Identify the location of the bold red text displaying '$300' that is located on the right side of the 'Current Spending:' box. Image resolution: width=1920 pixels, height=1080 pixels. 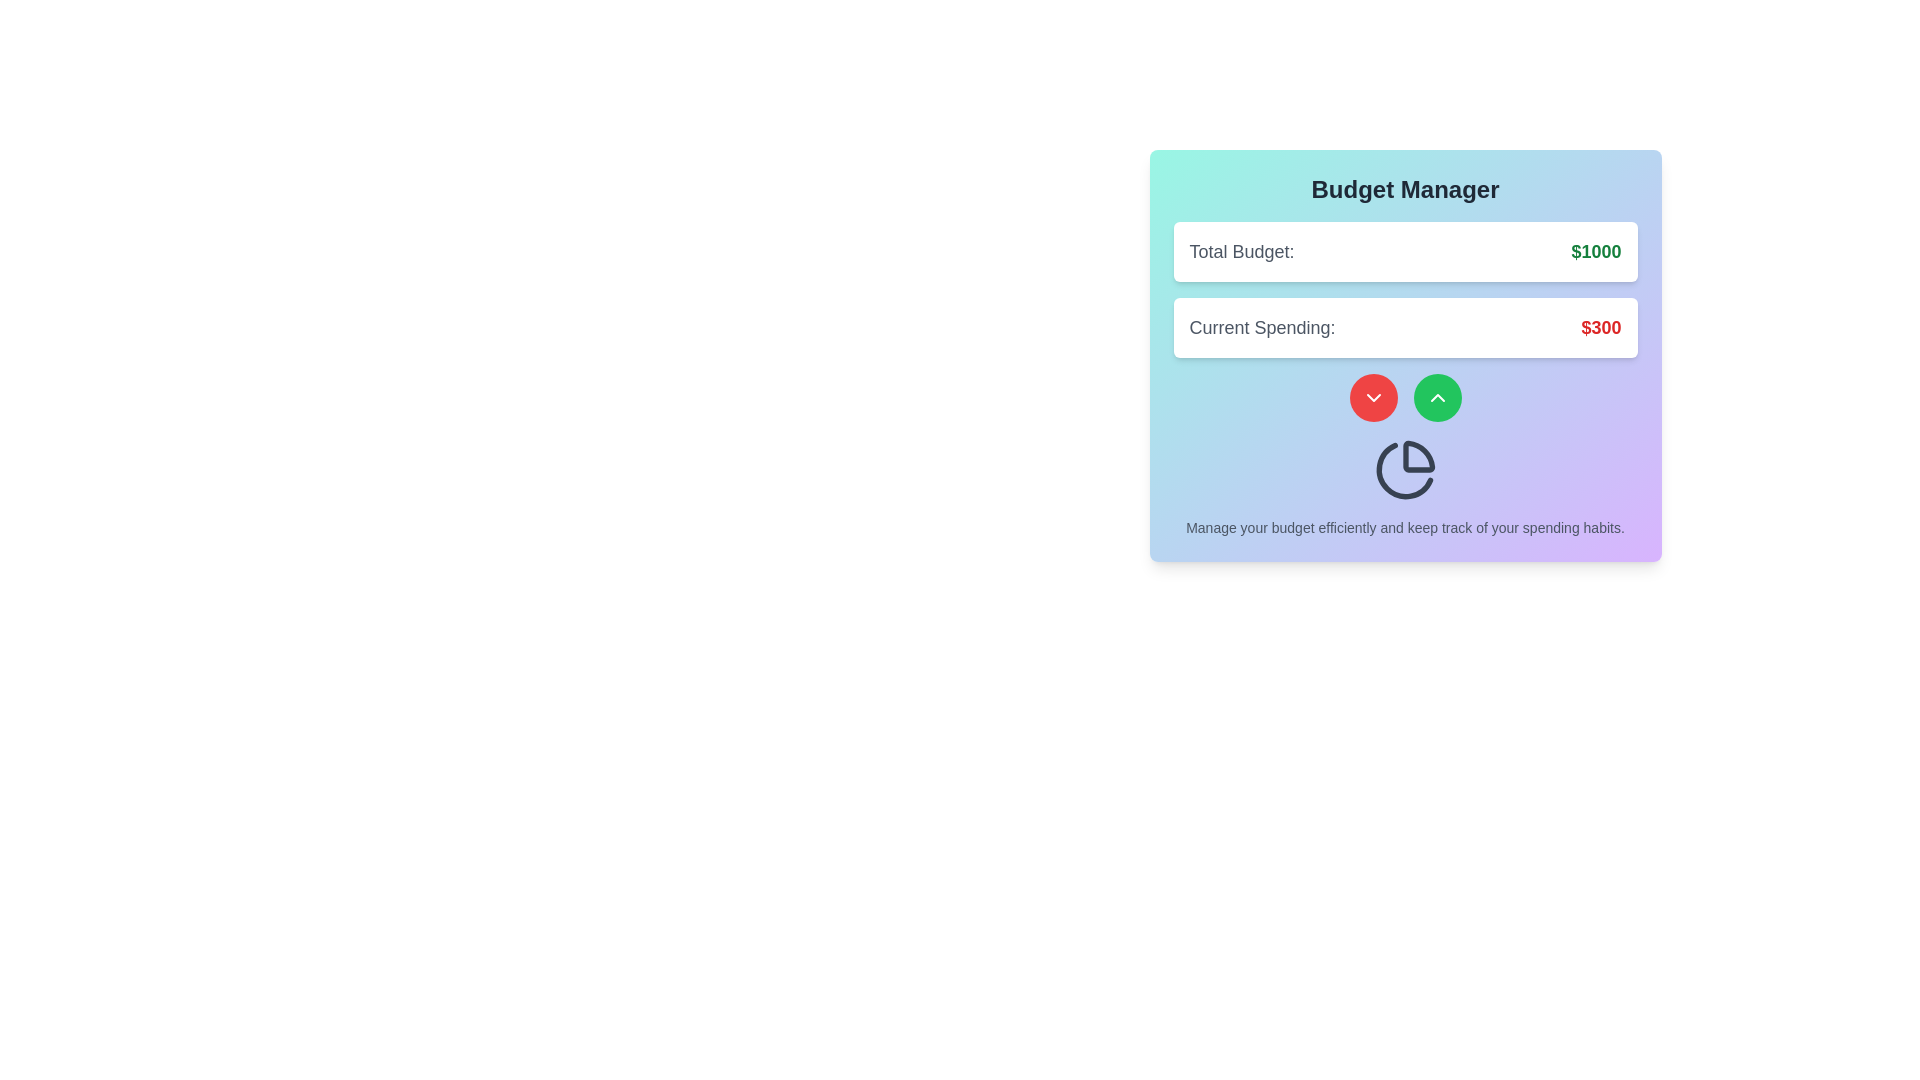
(1601, 326).